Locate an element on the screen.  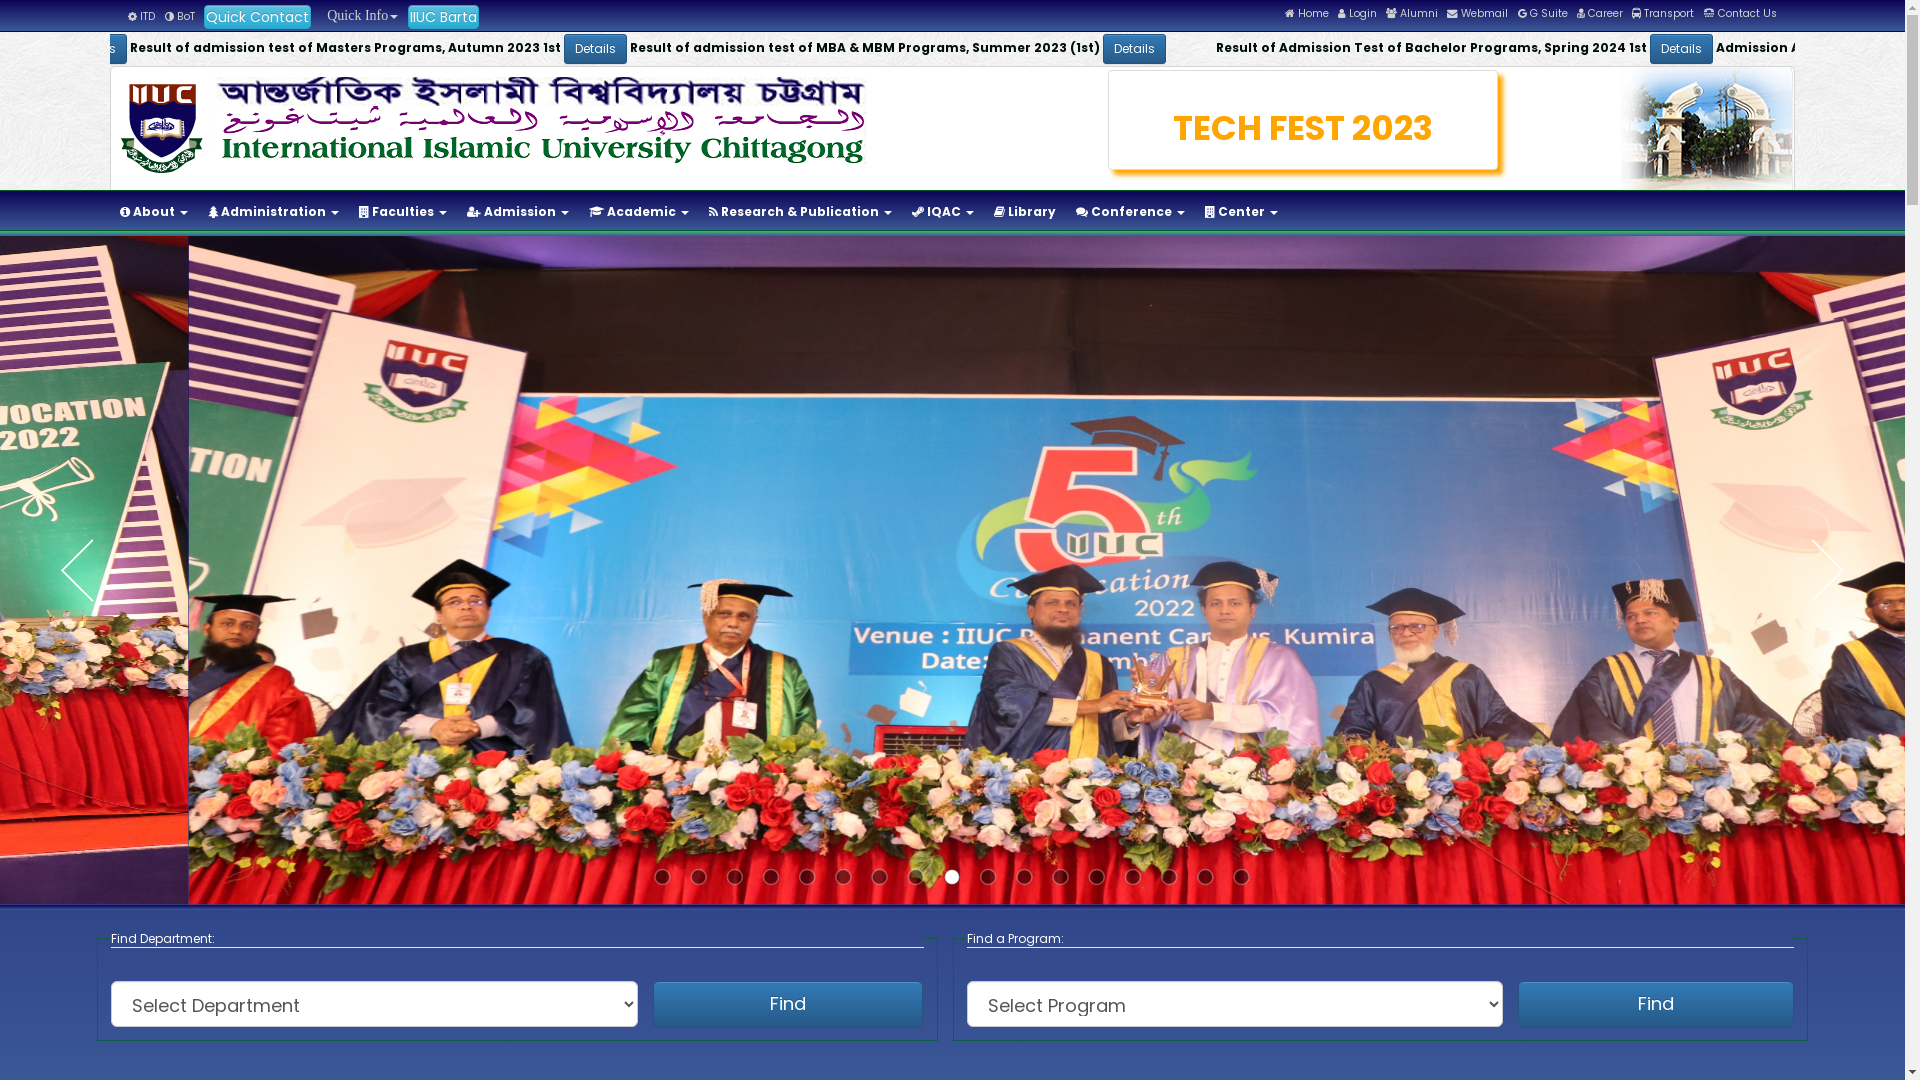
'About' is located at coordinates (109, 212).